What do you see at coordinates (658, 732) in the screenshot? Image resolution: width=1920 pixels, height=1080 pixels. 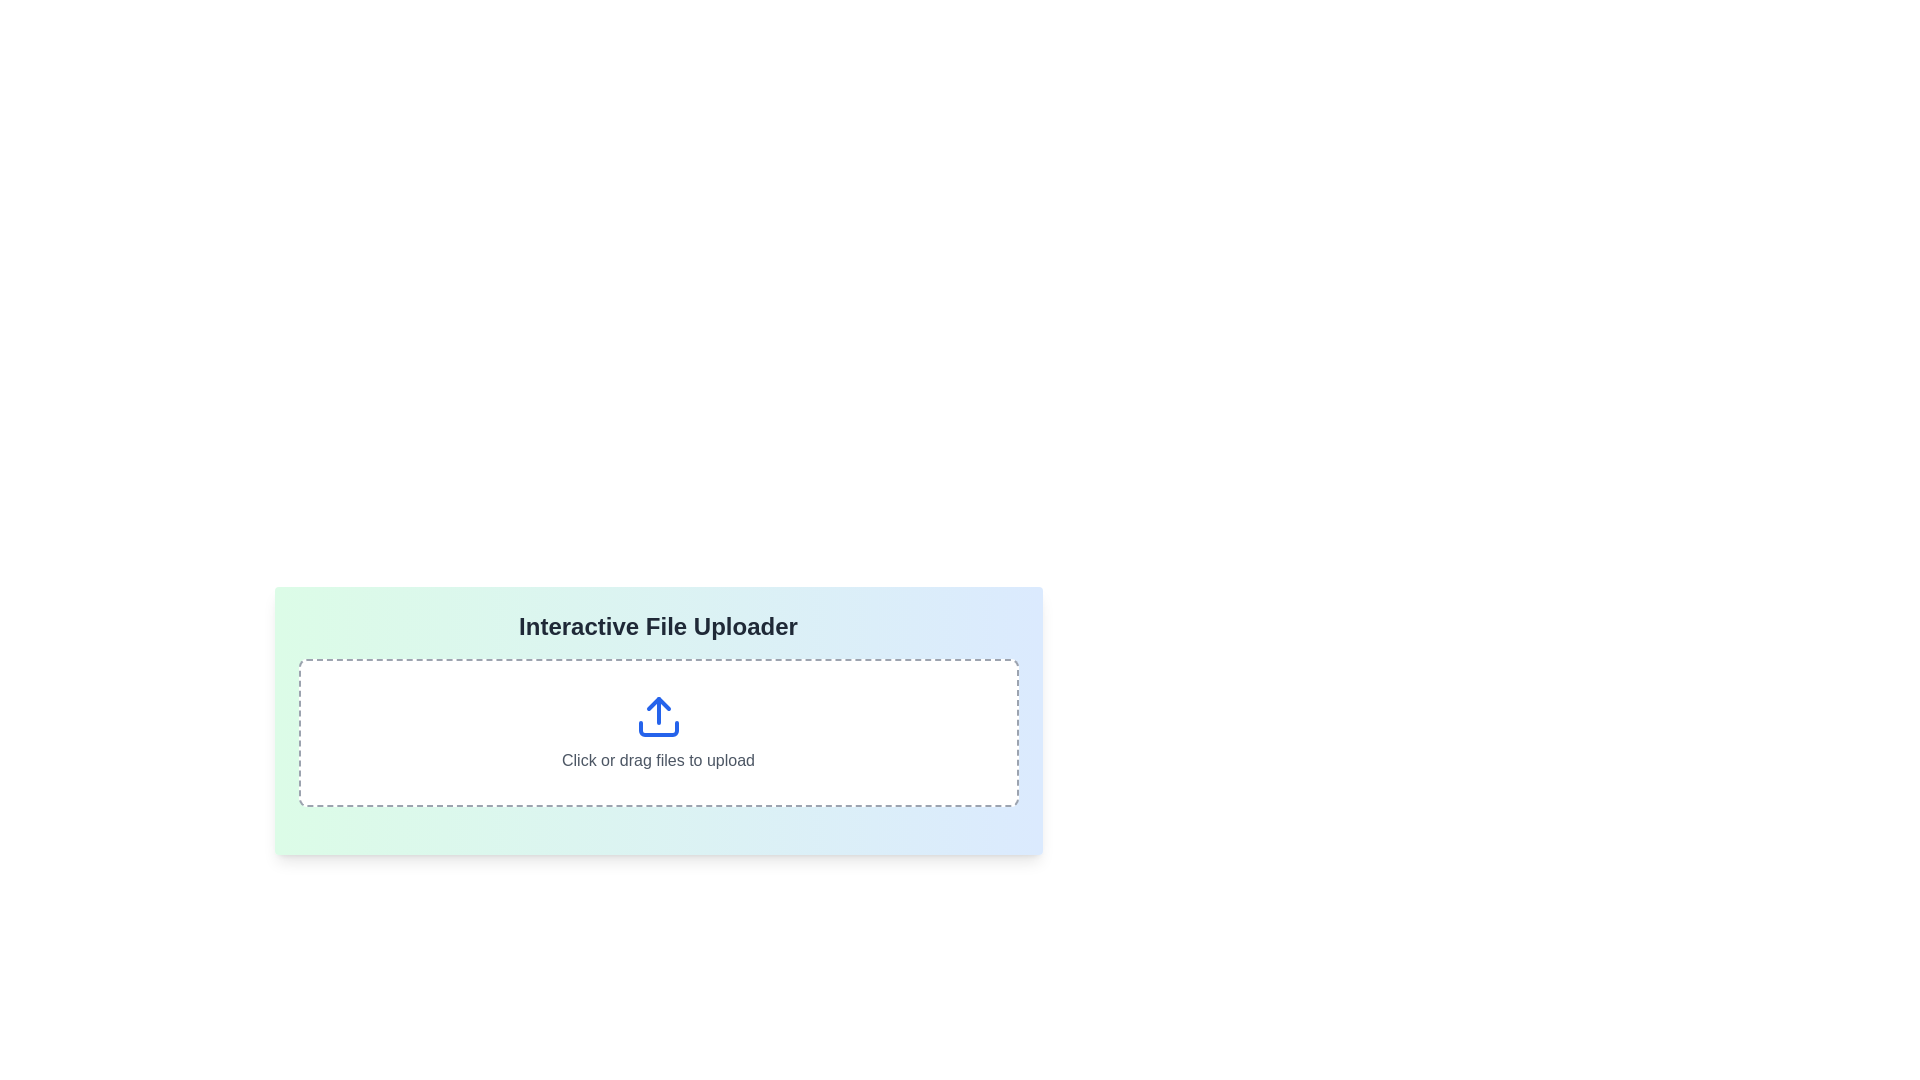 I see `files onto the File input area with a dashed border and blue upload icon` at bounding box center [658, 732].